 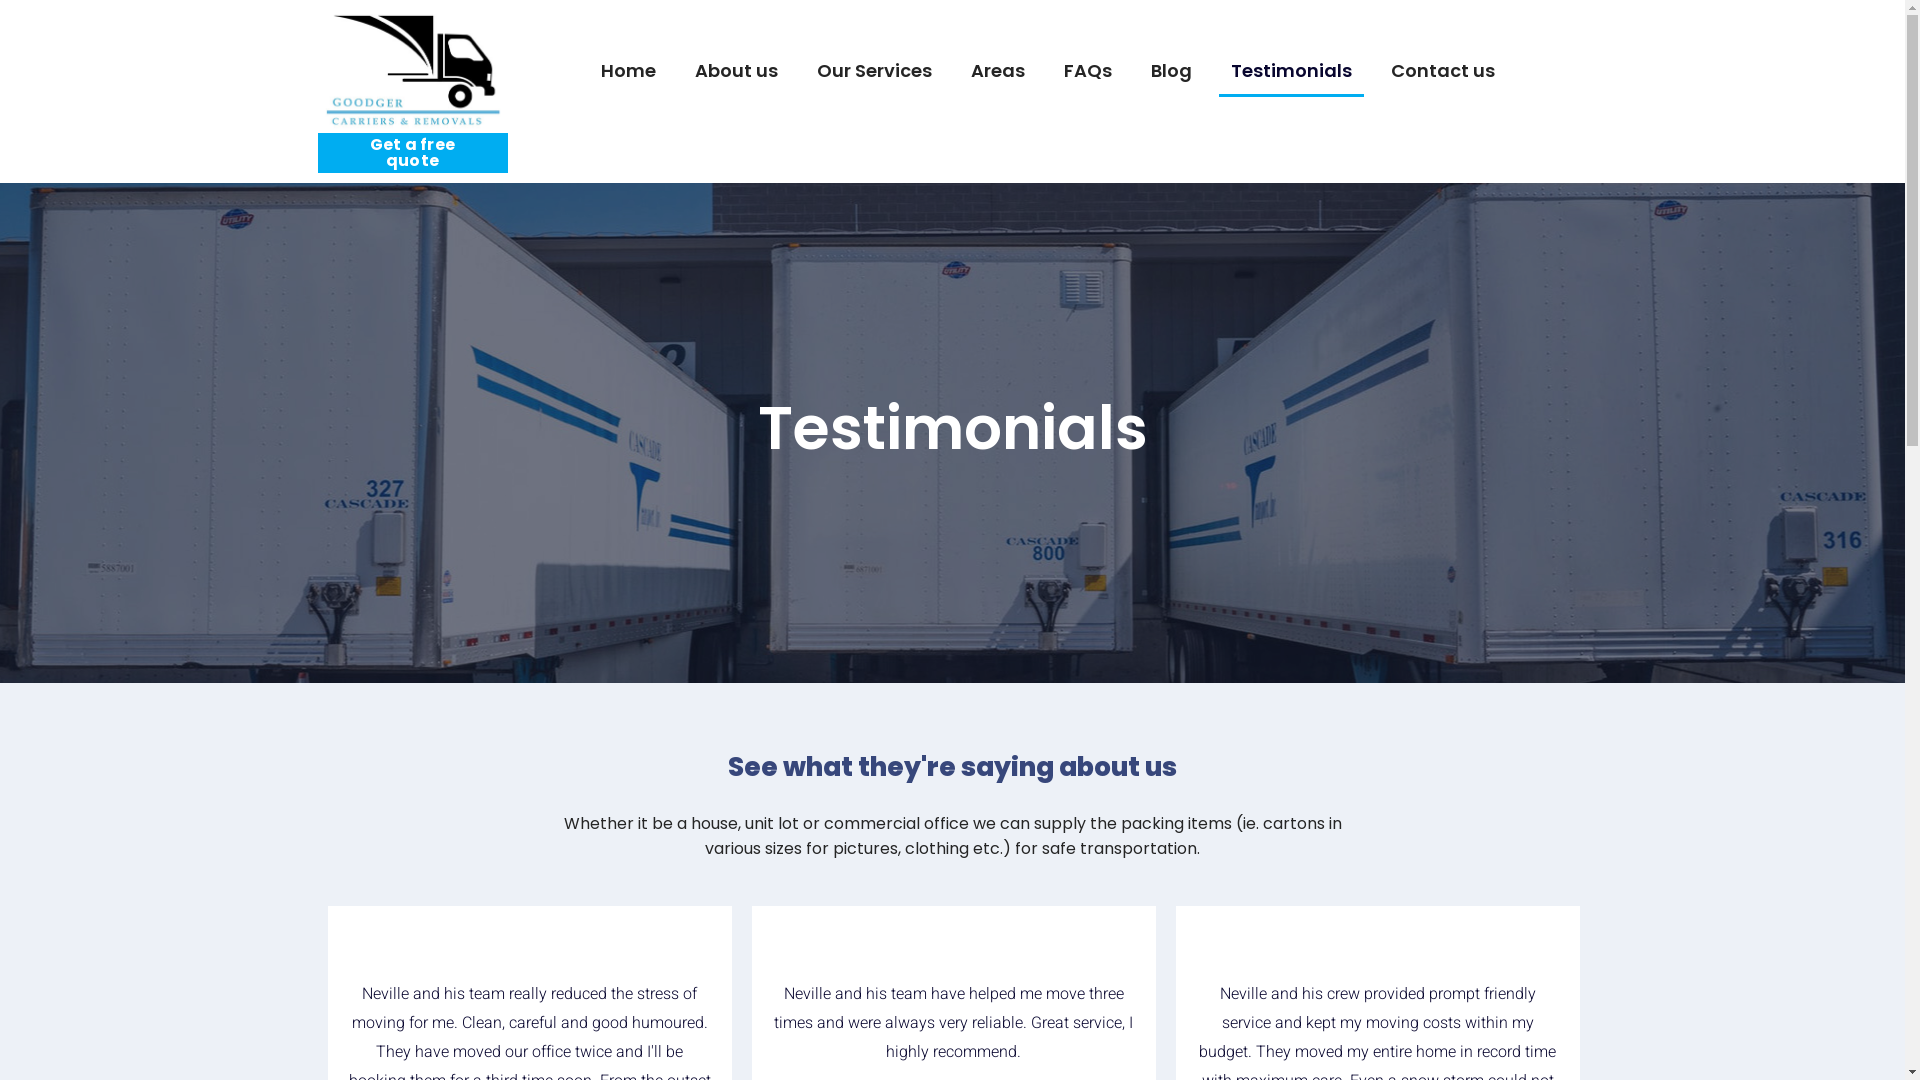 I want to click on 'Home', so click(x=626, y=71).